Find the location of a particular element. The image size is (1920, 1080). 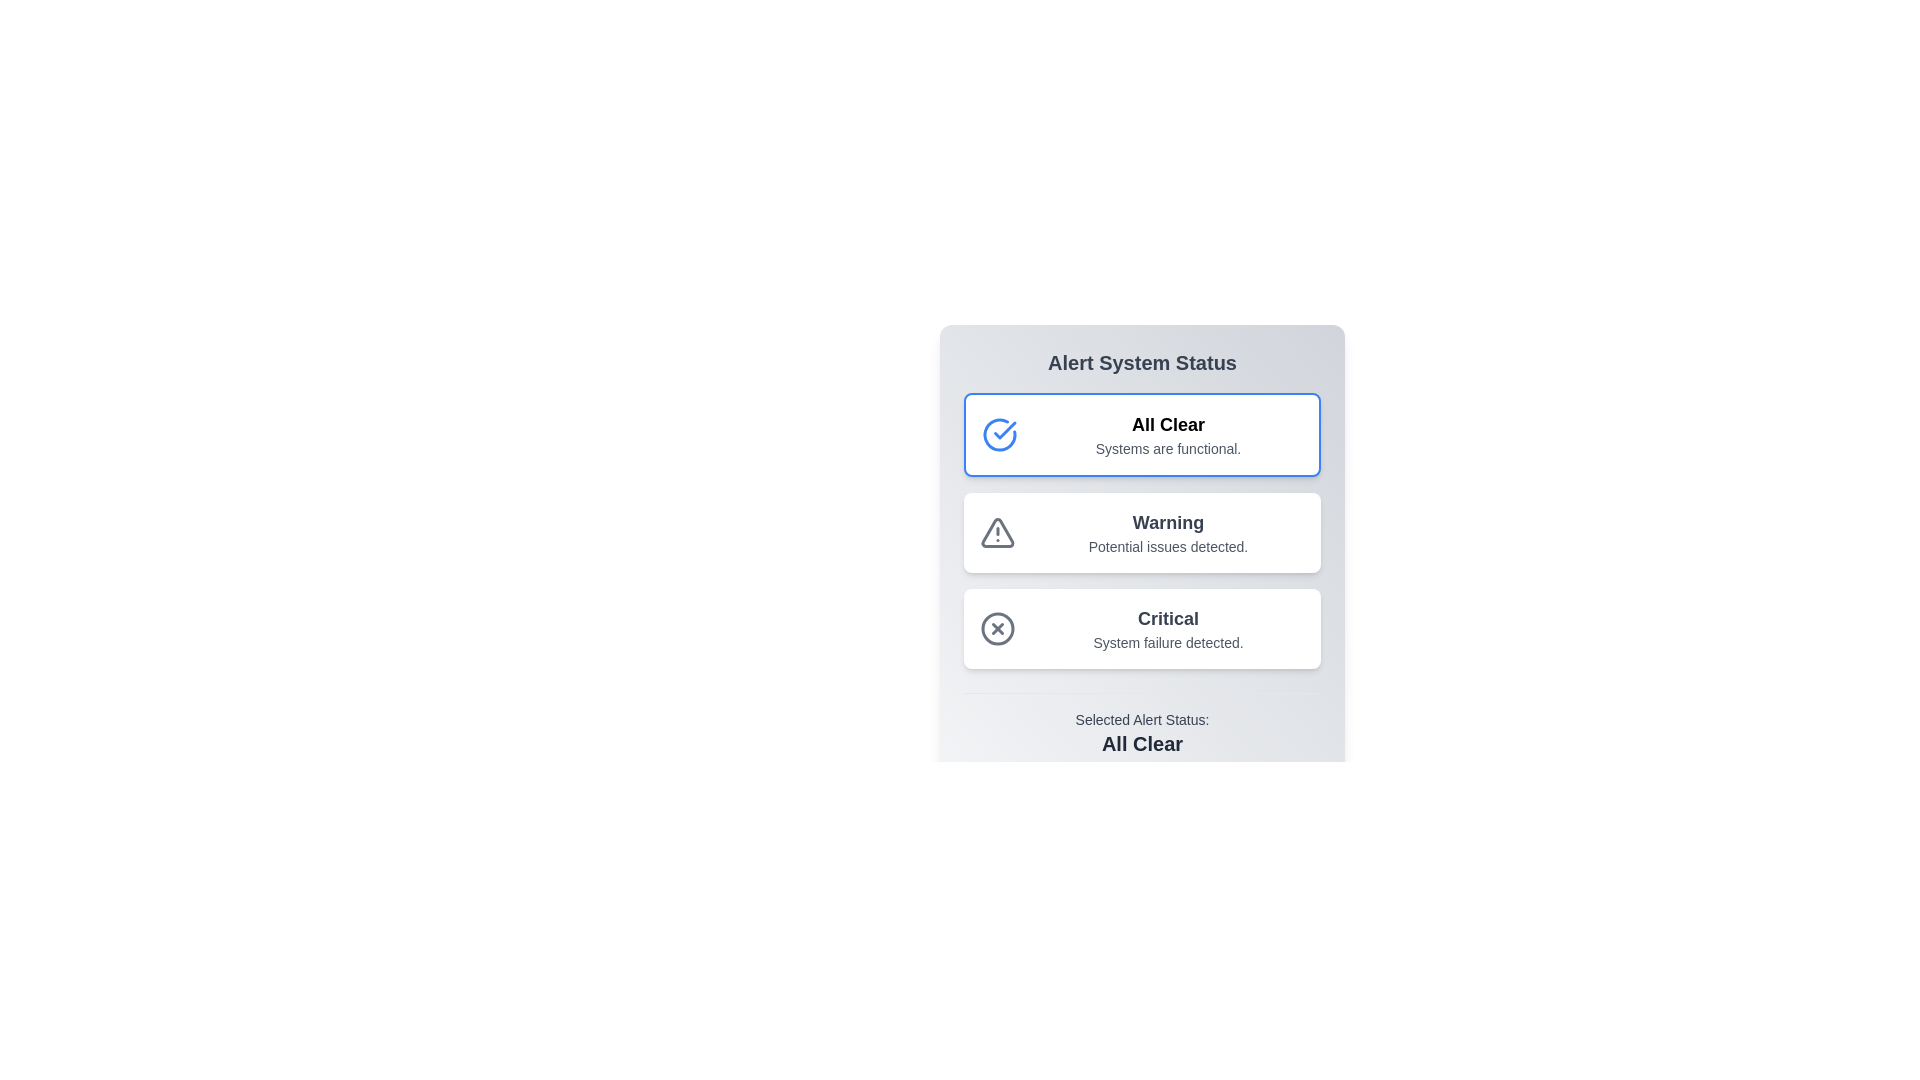

the 'Warning' text label at the top of the status card, which conveys the alert type to the user is located at coordinates (1168, 522).